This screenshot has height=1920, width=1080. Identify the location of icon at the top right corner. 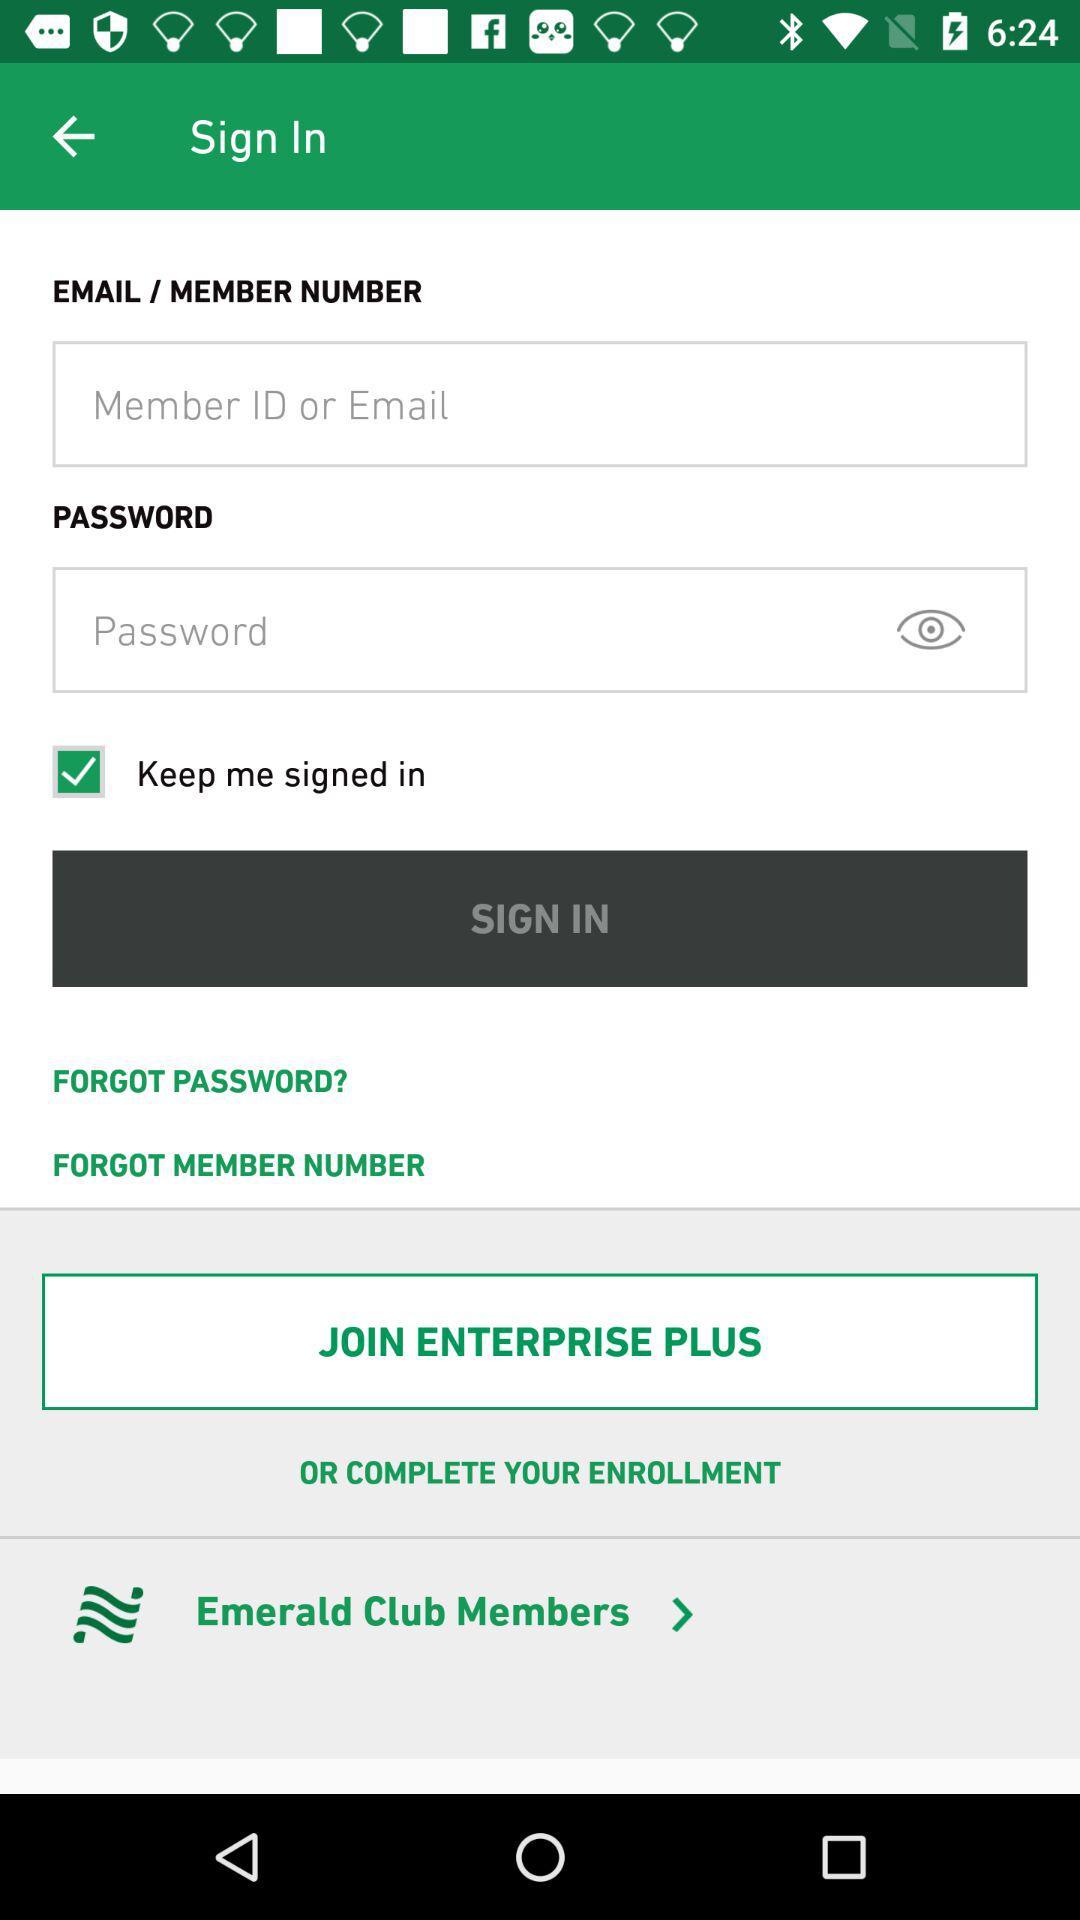
(931, 628).